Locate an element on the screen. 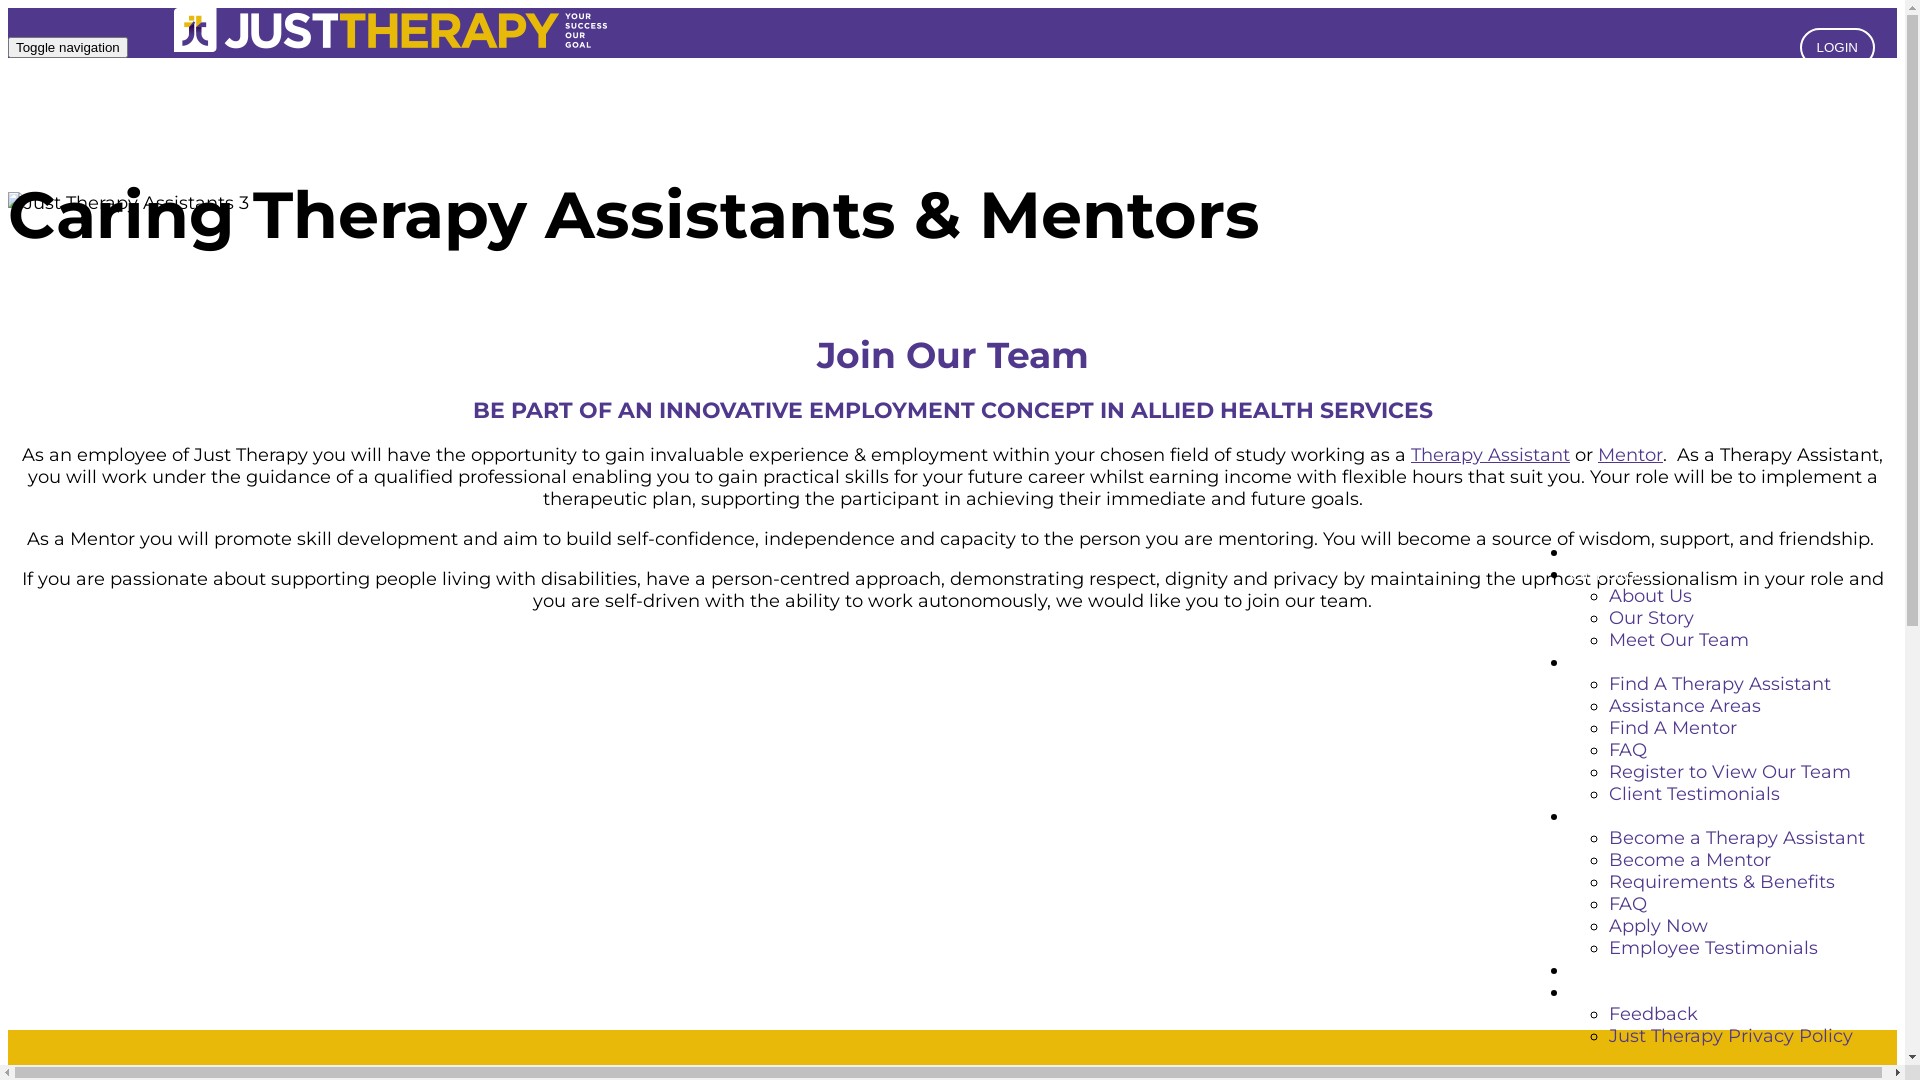 This screenshot has height=1080, width=1920. 'LOGIN' is located at coordinates (1837, 46).